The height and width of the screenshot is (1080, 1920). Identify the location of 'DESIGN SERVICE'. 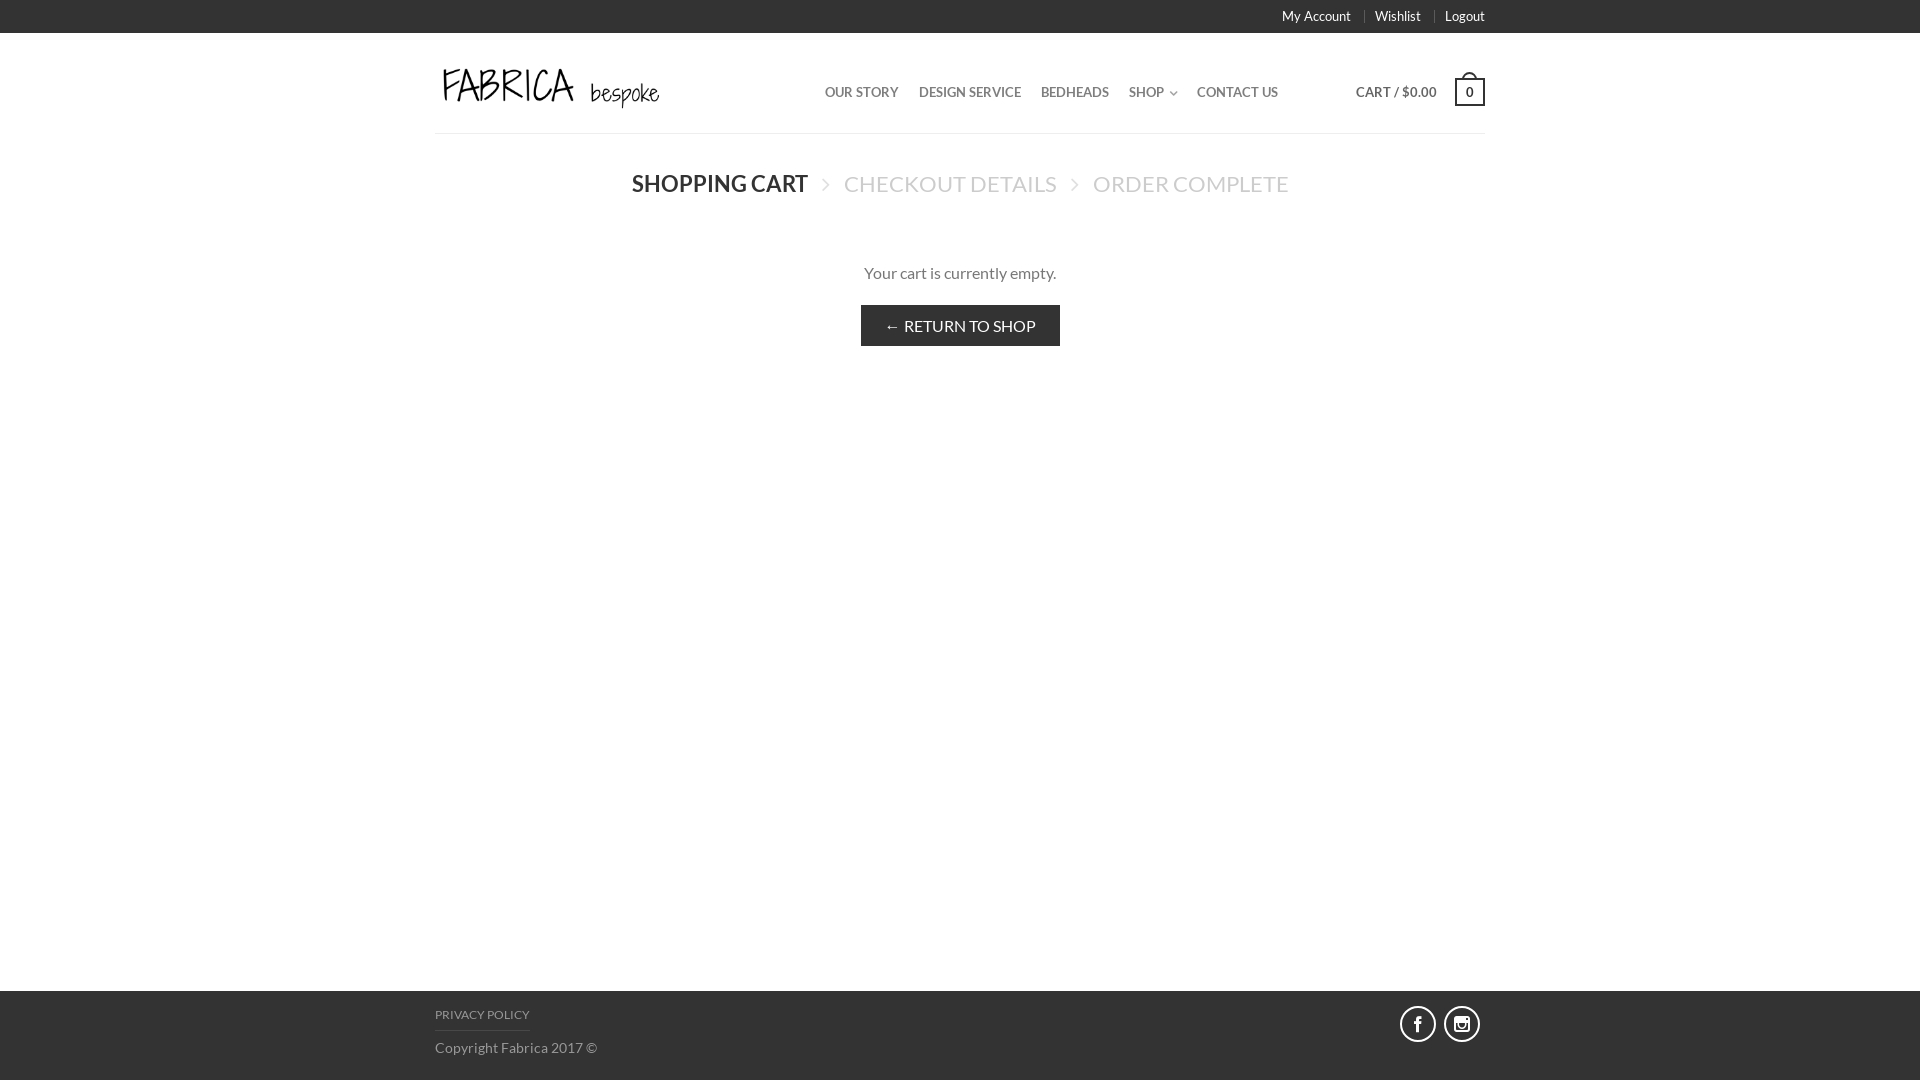
(969, 92).